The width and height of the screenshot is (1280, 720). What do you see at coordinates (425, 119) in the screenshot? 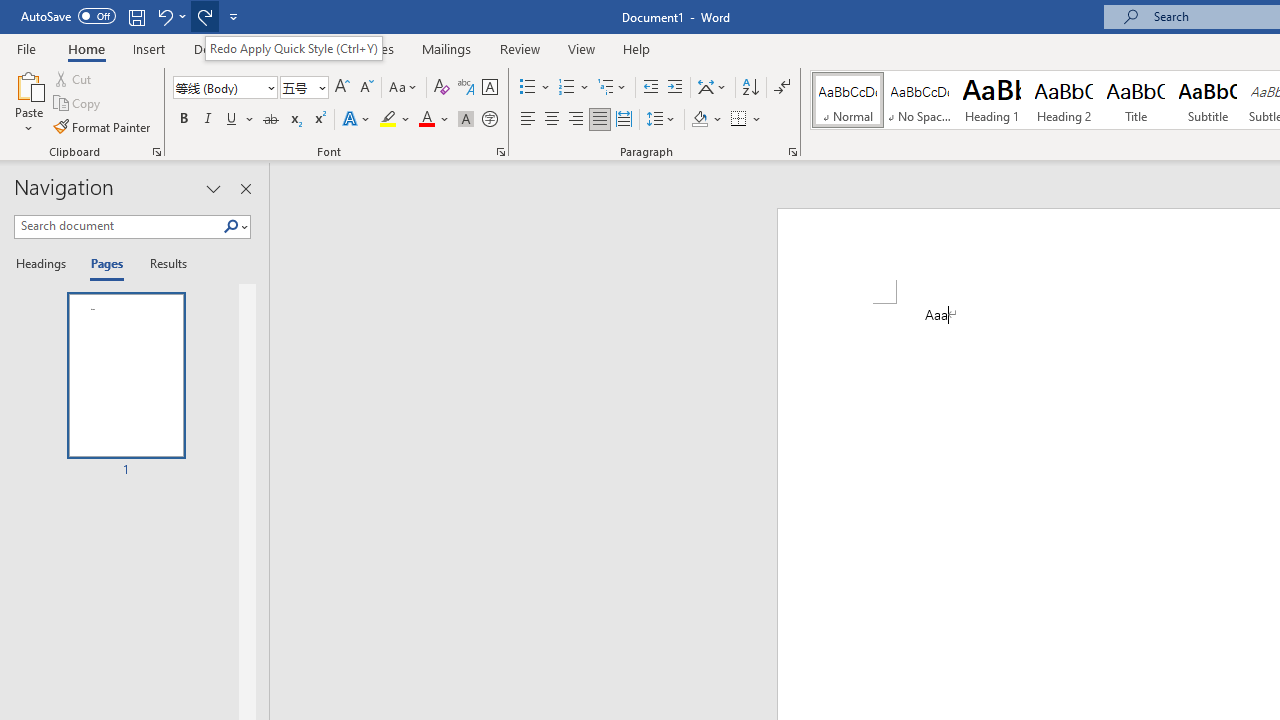
I see `'Font Color Red'` at bounding box center [425, 119].